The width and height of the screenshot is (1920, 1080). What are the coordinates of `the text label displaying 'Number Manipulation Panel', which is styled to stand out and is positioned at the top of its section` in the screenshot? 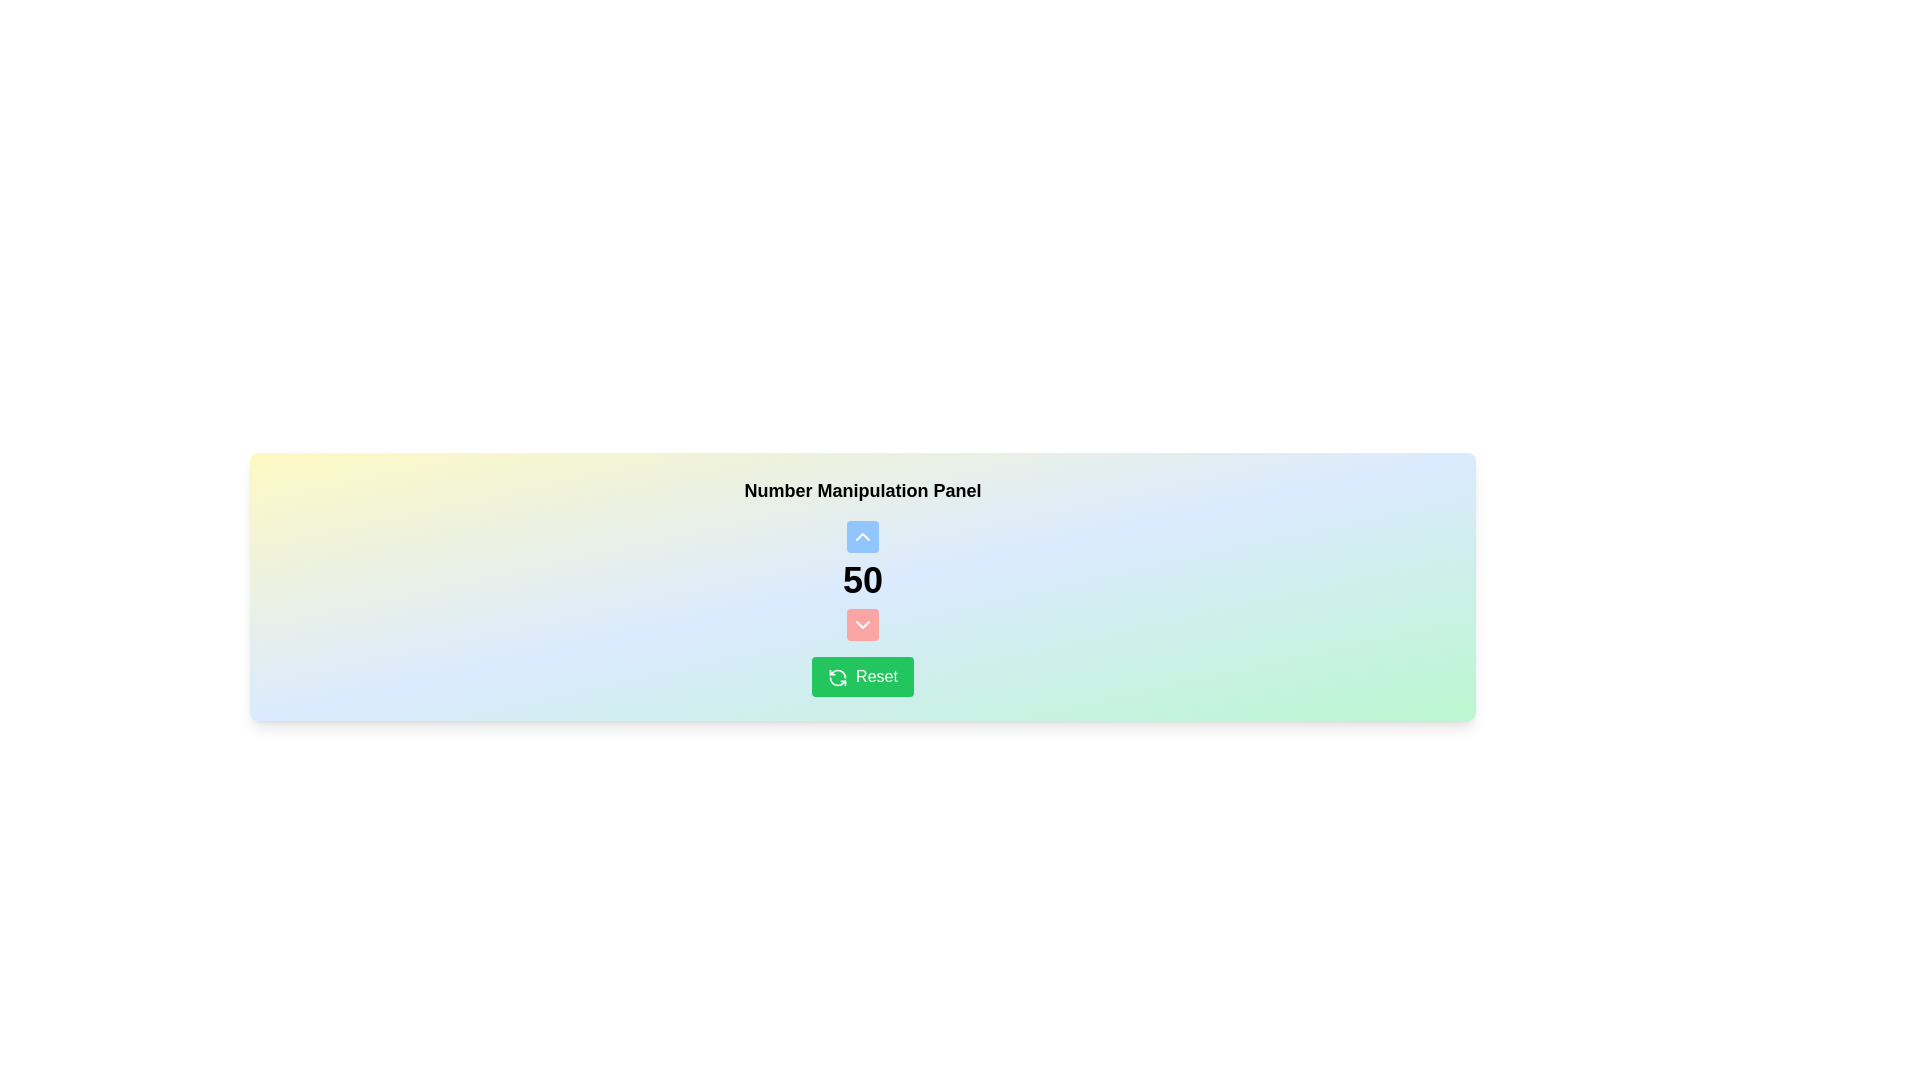 It's located at (863, 490).